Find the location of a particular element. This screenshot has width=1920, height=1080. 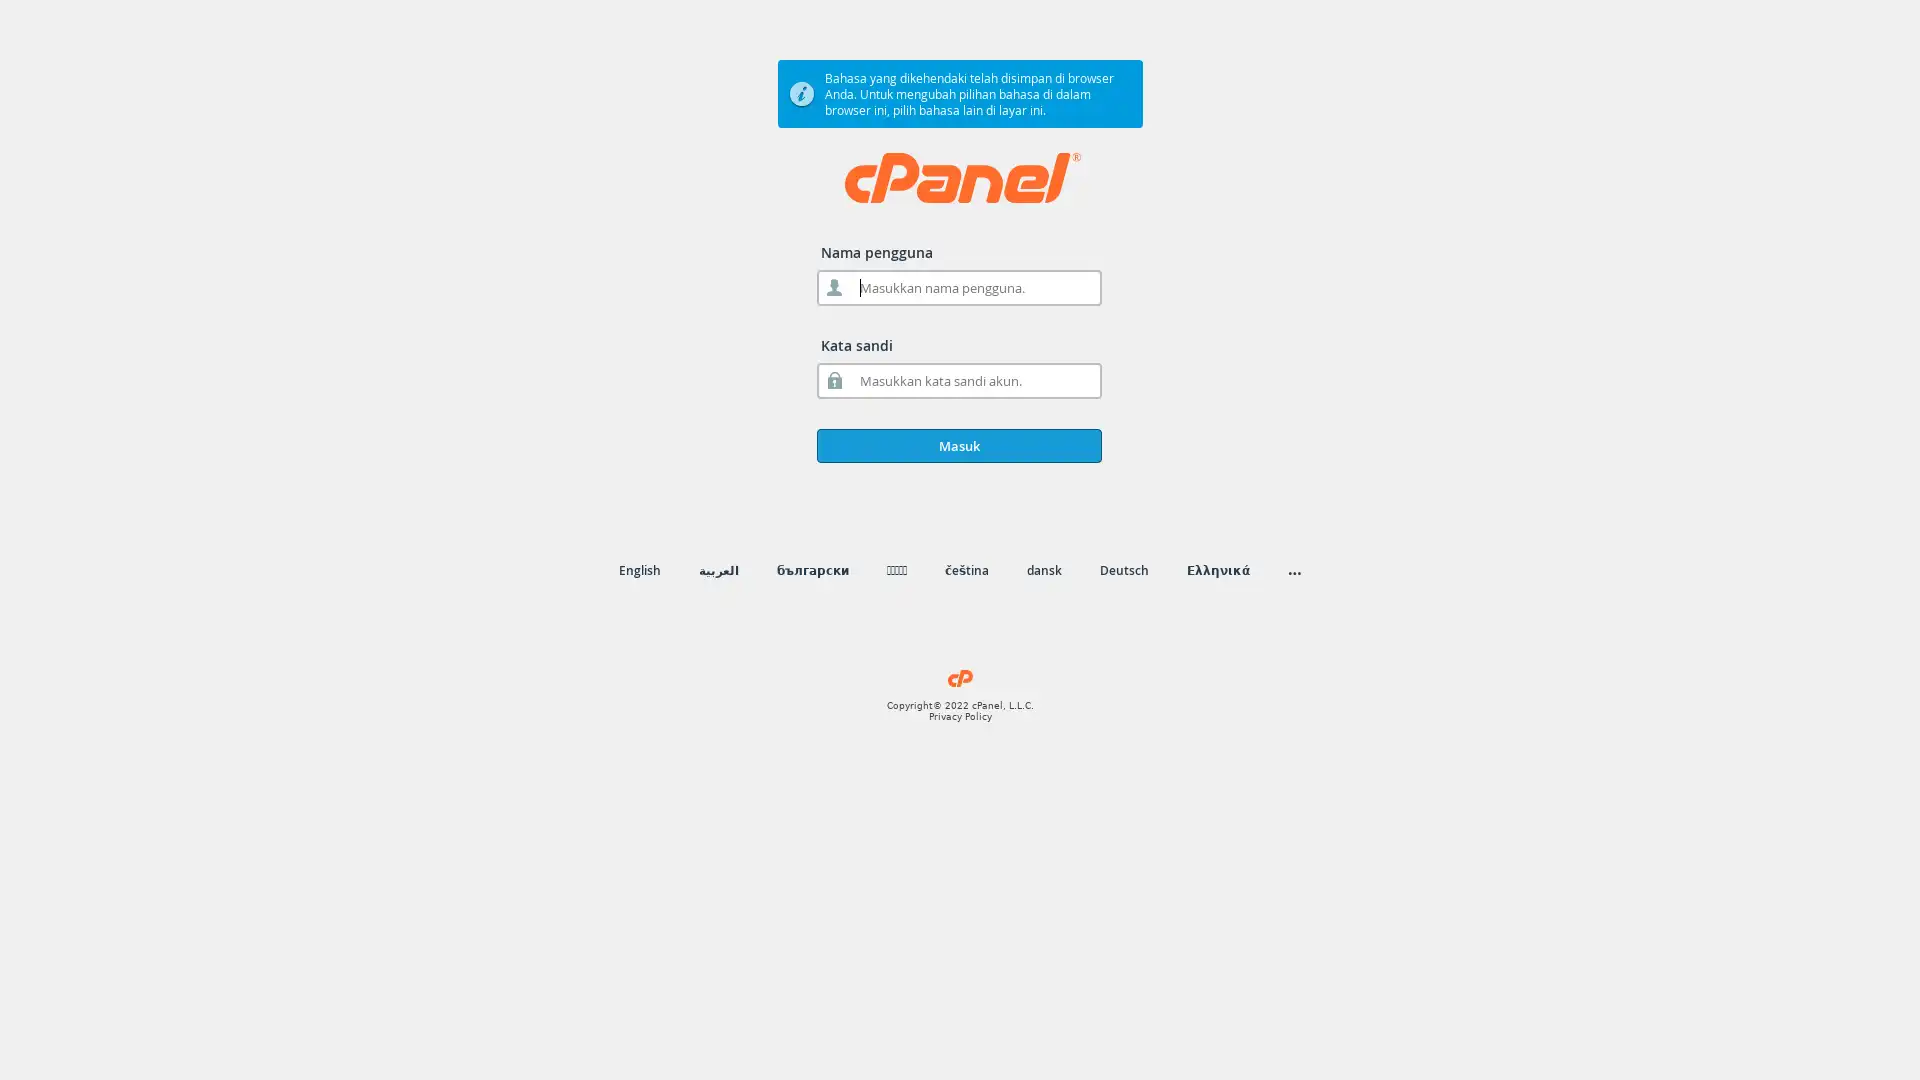

Masuk is located at coordinates (958, 445).